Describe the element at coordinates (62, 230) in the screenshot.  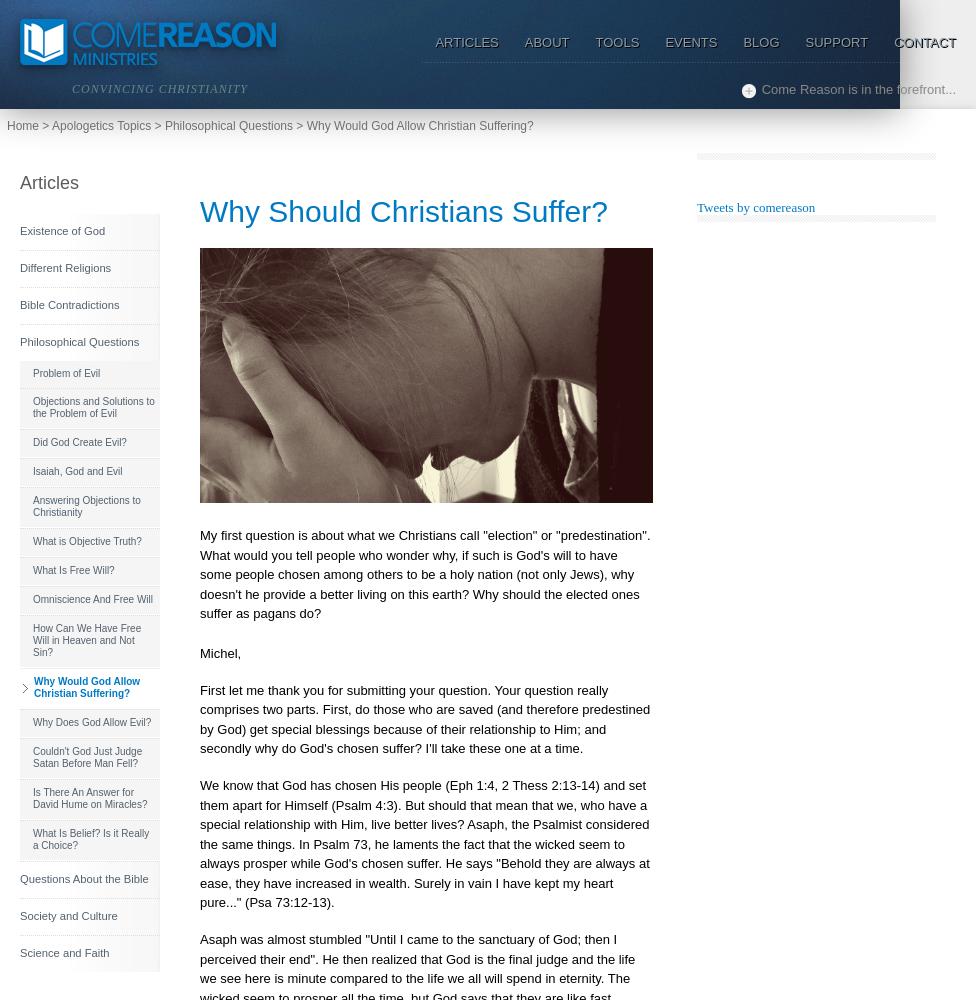
I see `'Existence of God'` at that location.